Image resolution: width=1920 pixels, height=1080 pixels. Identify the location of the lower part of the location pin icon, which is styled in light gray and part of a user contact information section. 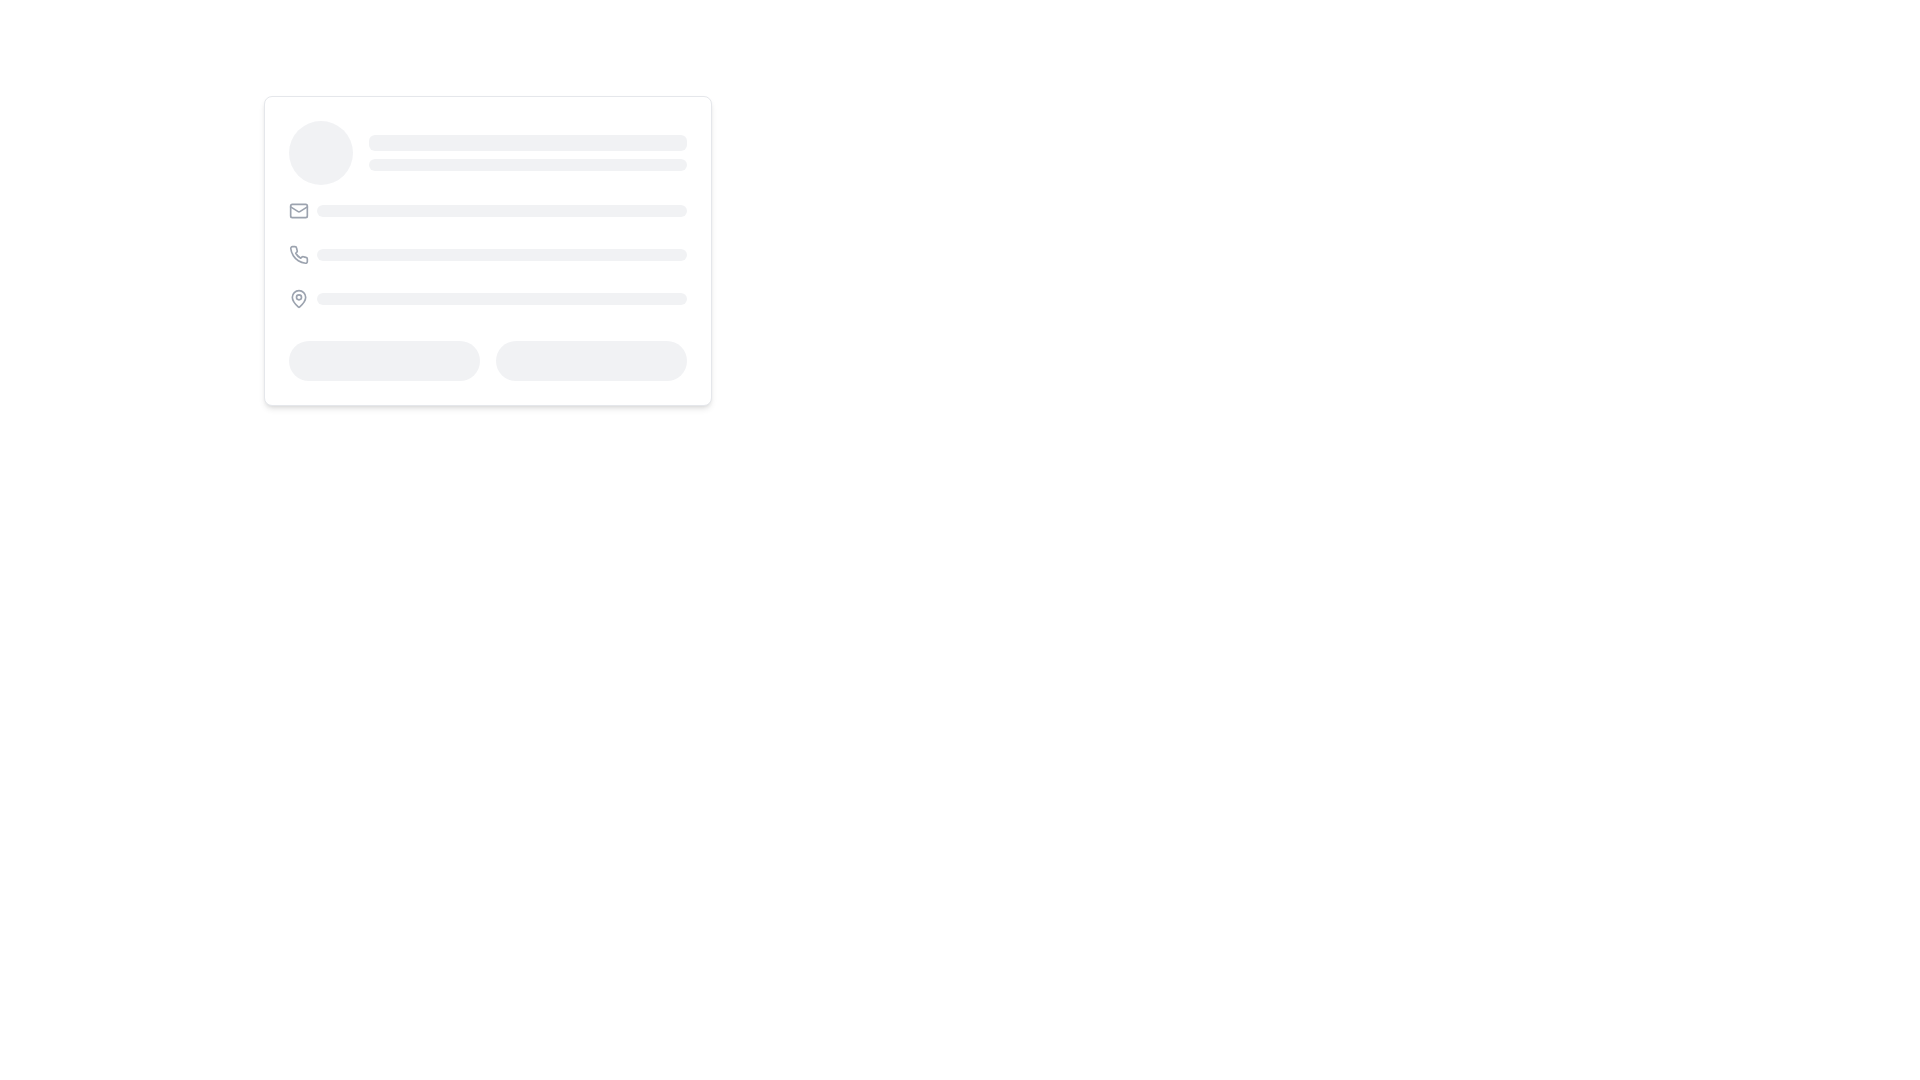
(297, 297).